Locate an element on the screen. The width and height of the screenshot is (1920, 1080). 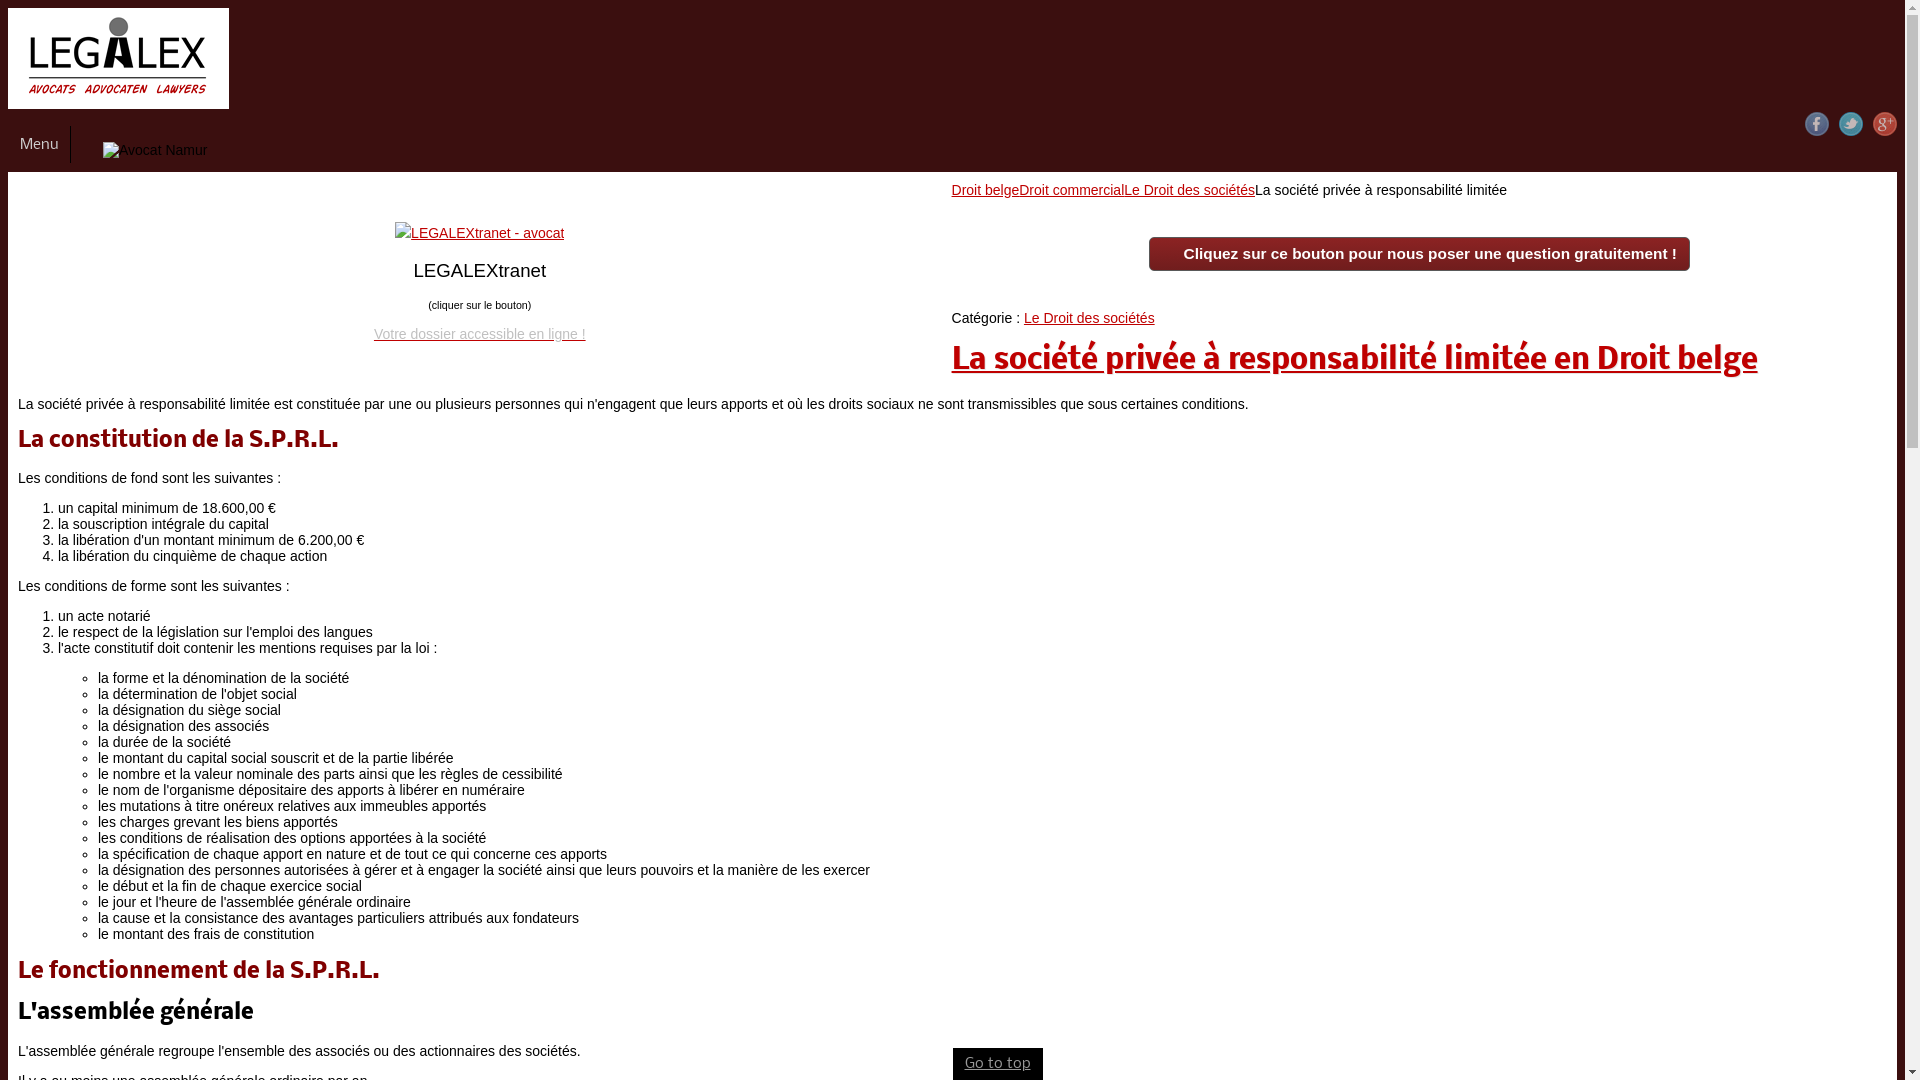
'Google+' is located at coordinates (1884, 123).